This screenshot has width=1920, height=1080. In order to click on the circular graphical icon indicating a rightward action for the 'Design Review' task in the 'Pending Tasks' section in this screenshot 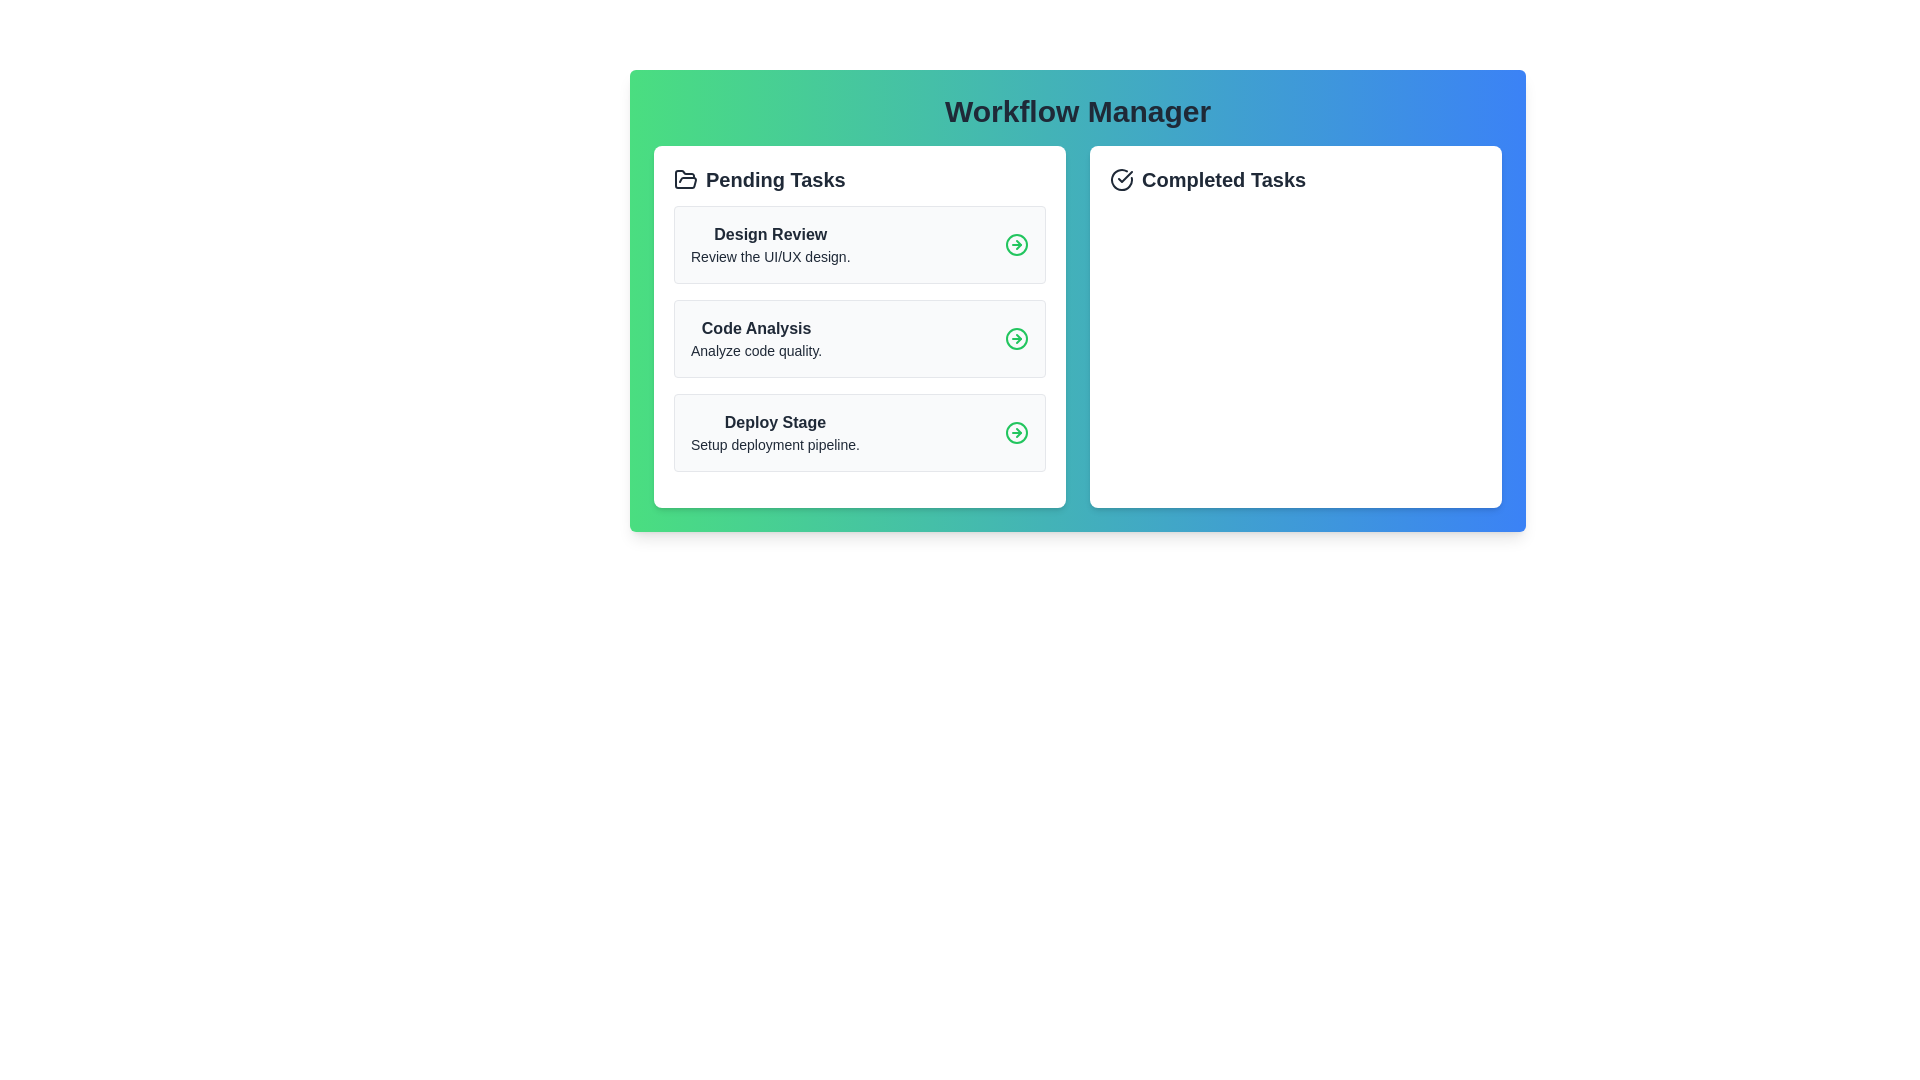, I will do `click(1017, 244)`.